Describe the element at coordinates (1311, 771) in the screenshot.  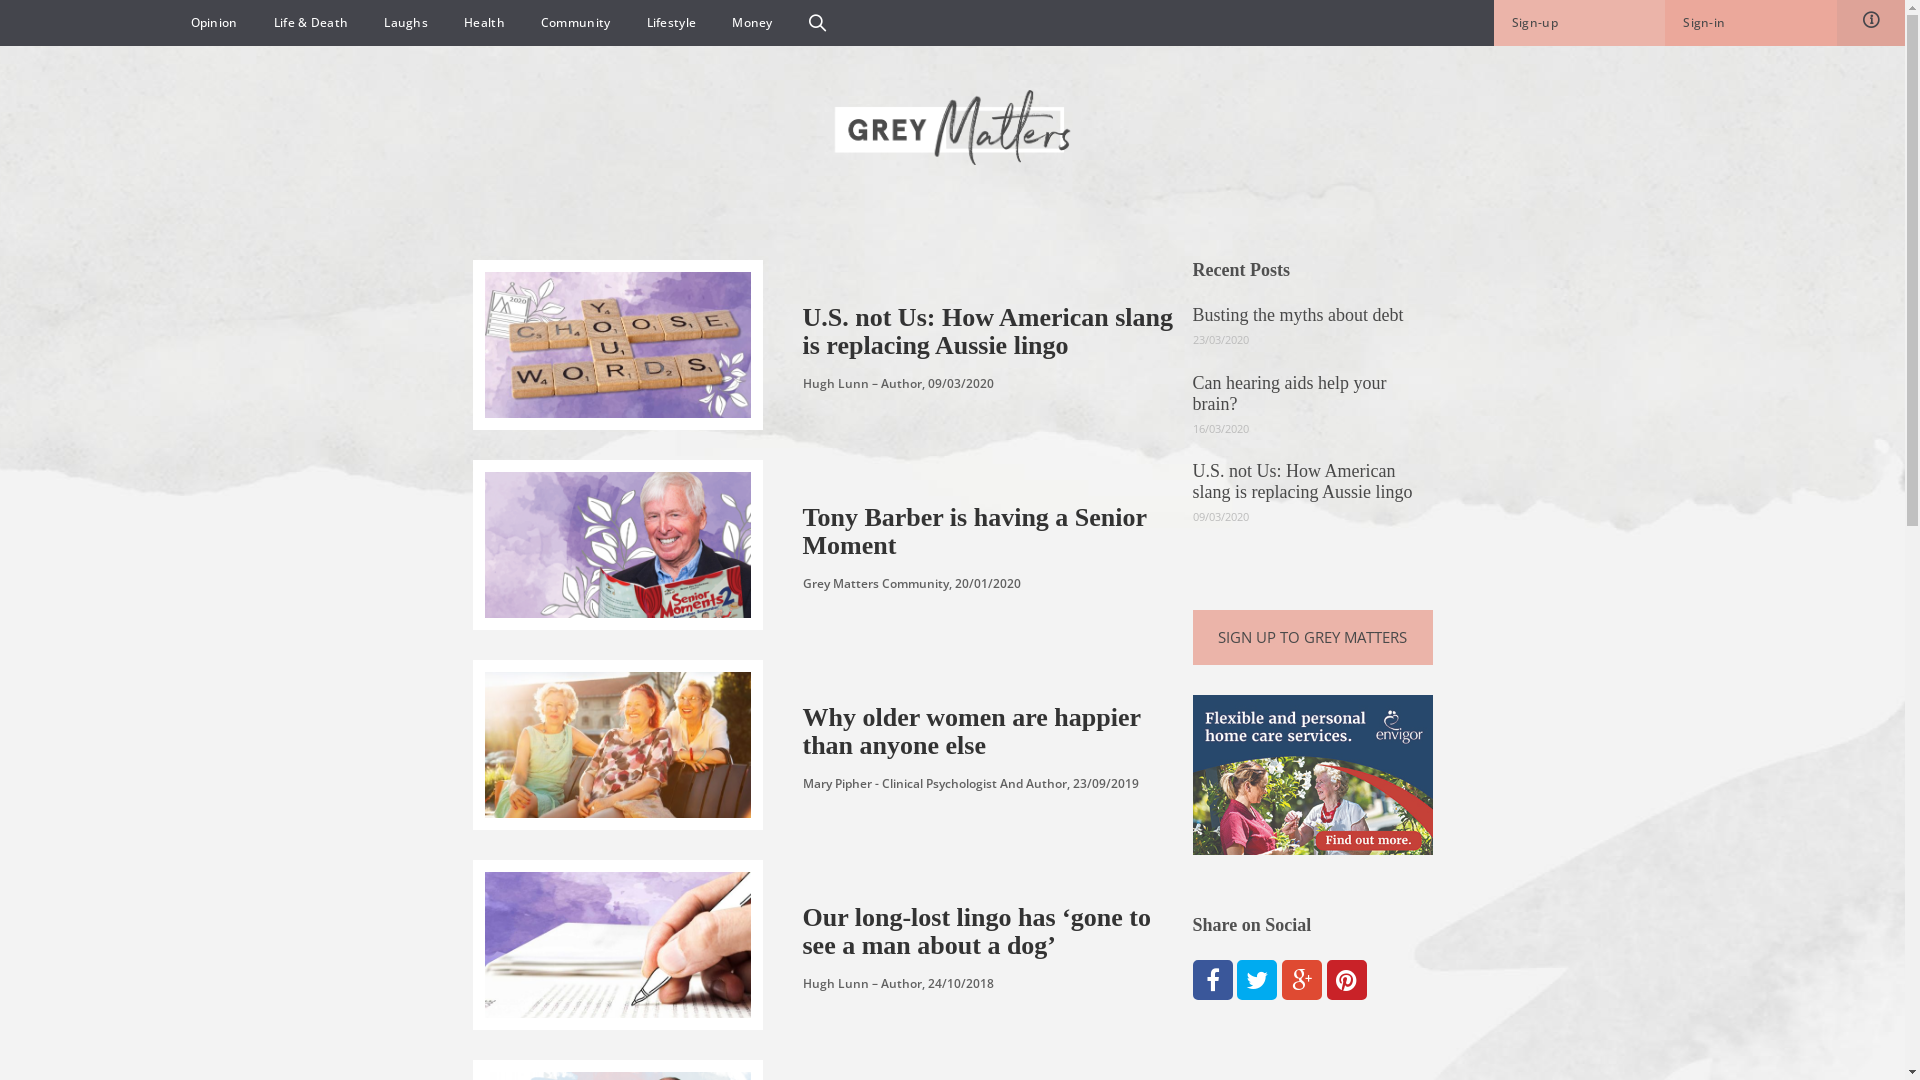
I see `'Envigor_Display ads_Grey Matters_v2'` at that location.